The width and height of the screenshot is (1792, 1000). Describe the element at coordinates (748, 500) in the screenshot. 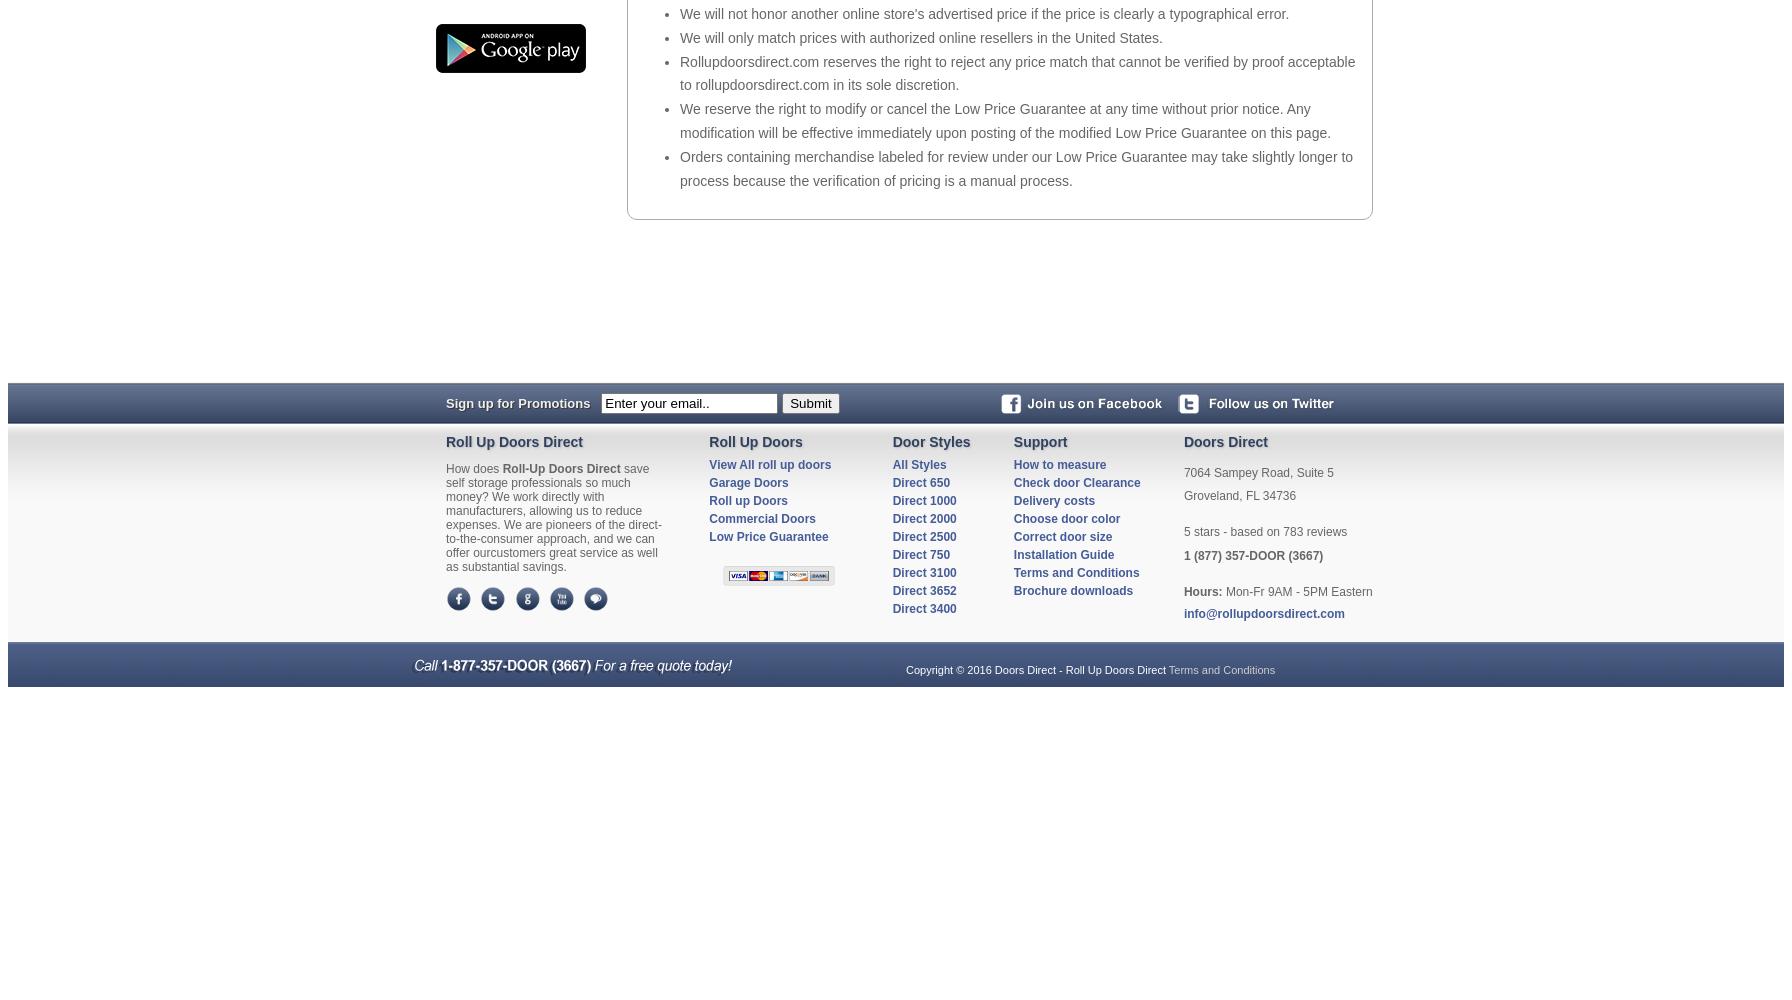

I see `'Roll up Doors'` at that location.